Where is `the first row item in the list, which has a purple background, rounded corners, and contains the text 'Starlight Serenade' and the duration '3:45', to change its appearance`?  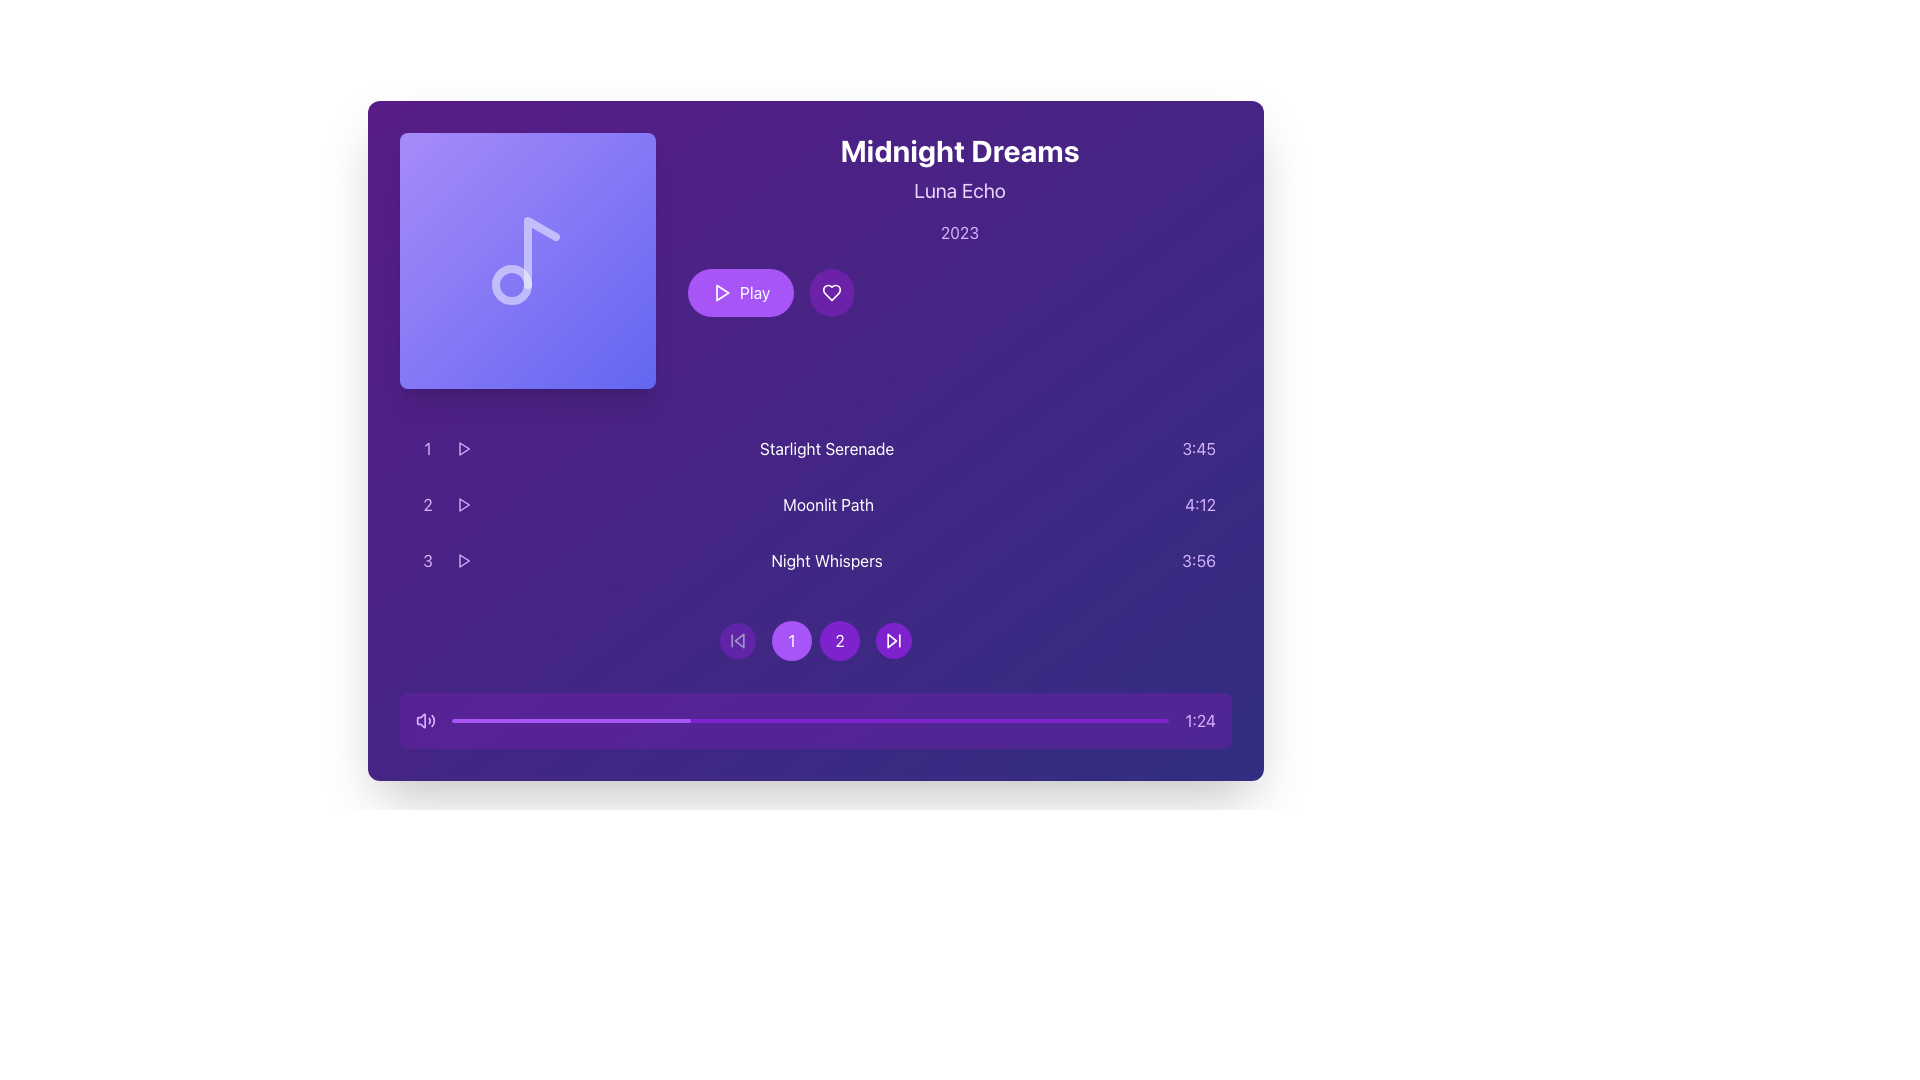 the first row item in the list, which has a purple background, rounded corners, and contains the text 'Starlight Serenade' and the duration '3:45', to change its appearance is located at coordinates (816, 447).